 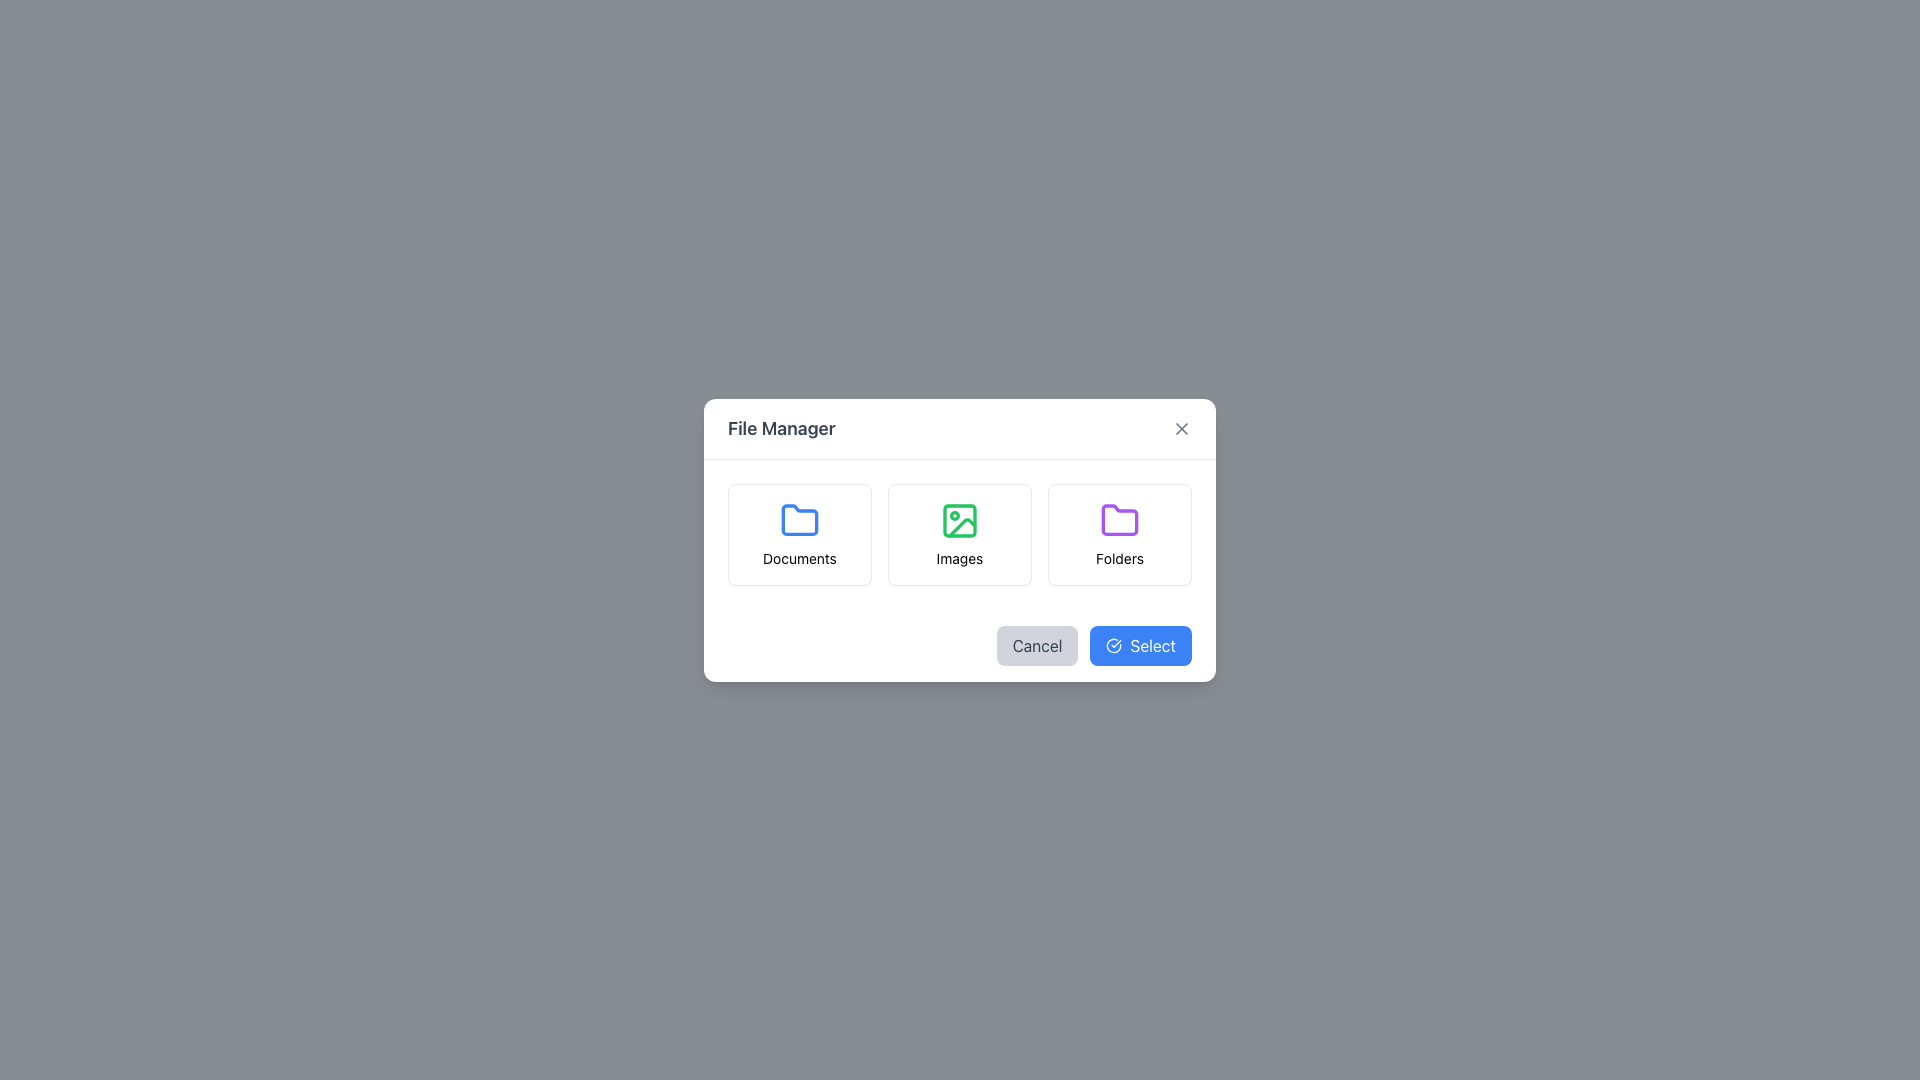 What do you see at coordinates (1037, 645) in the screenshot?
I see `the cancel button located in the lower right section of the modal, positioned to the left of the 'Select' button` at bounding box center [1037, 645].